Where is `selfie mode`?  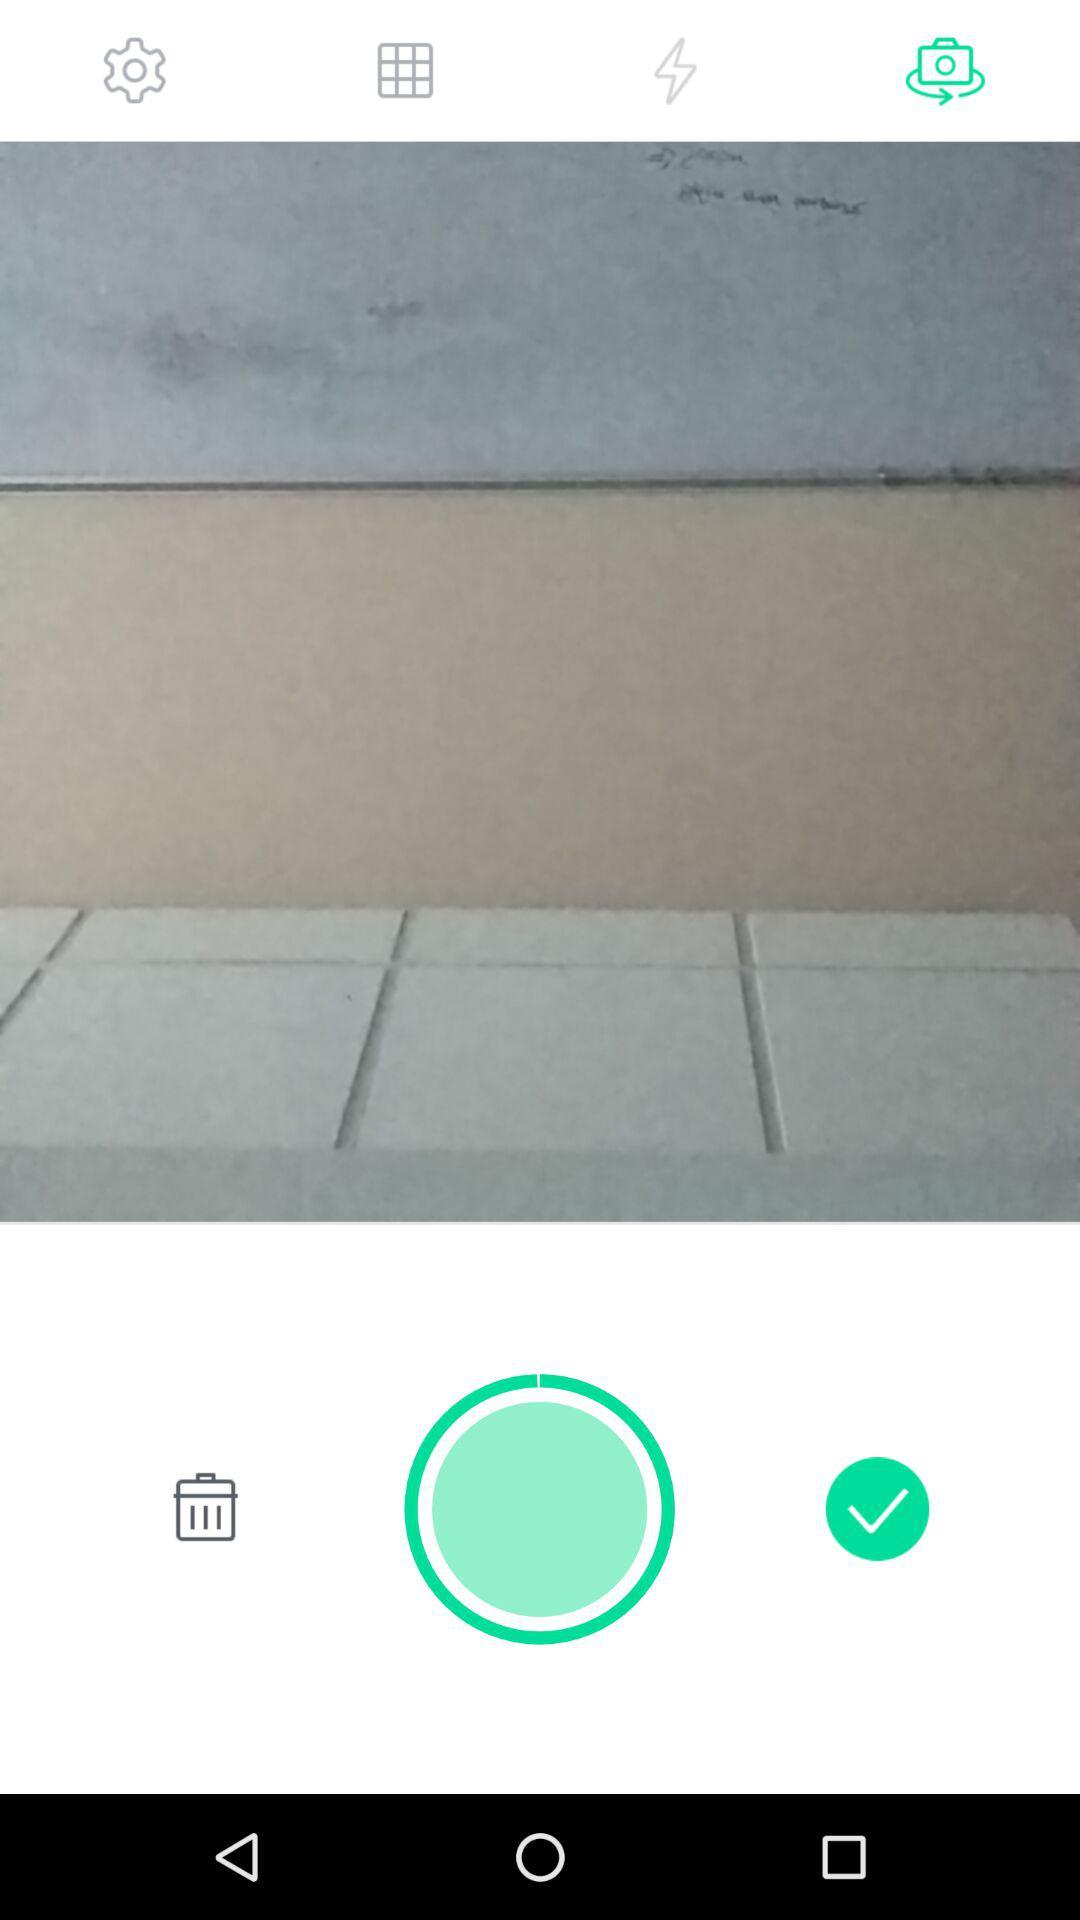 selfie mode is located at coordinates (945, 70).